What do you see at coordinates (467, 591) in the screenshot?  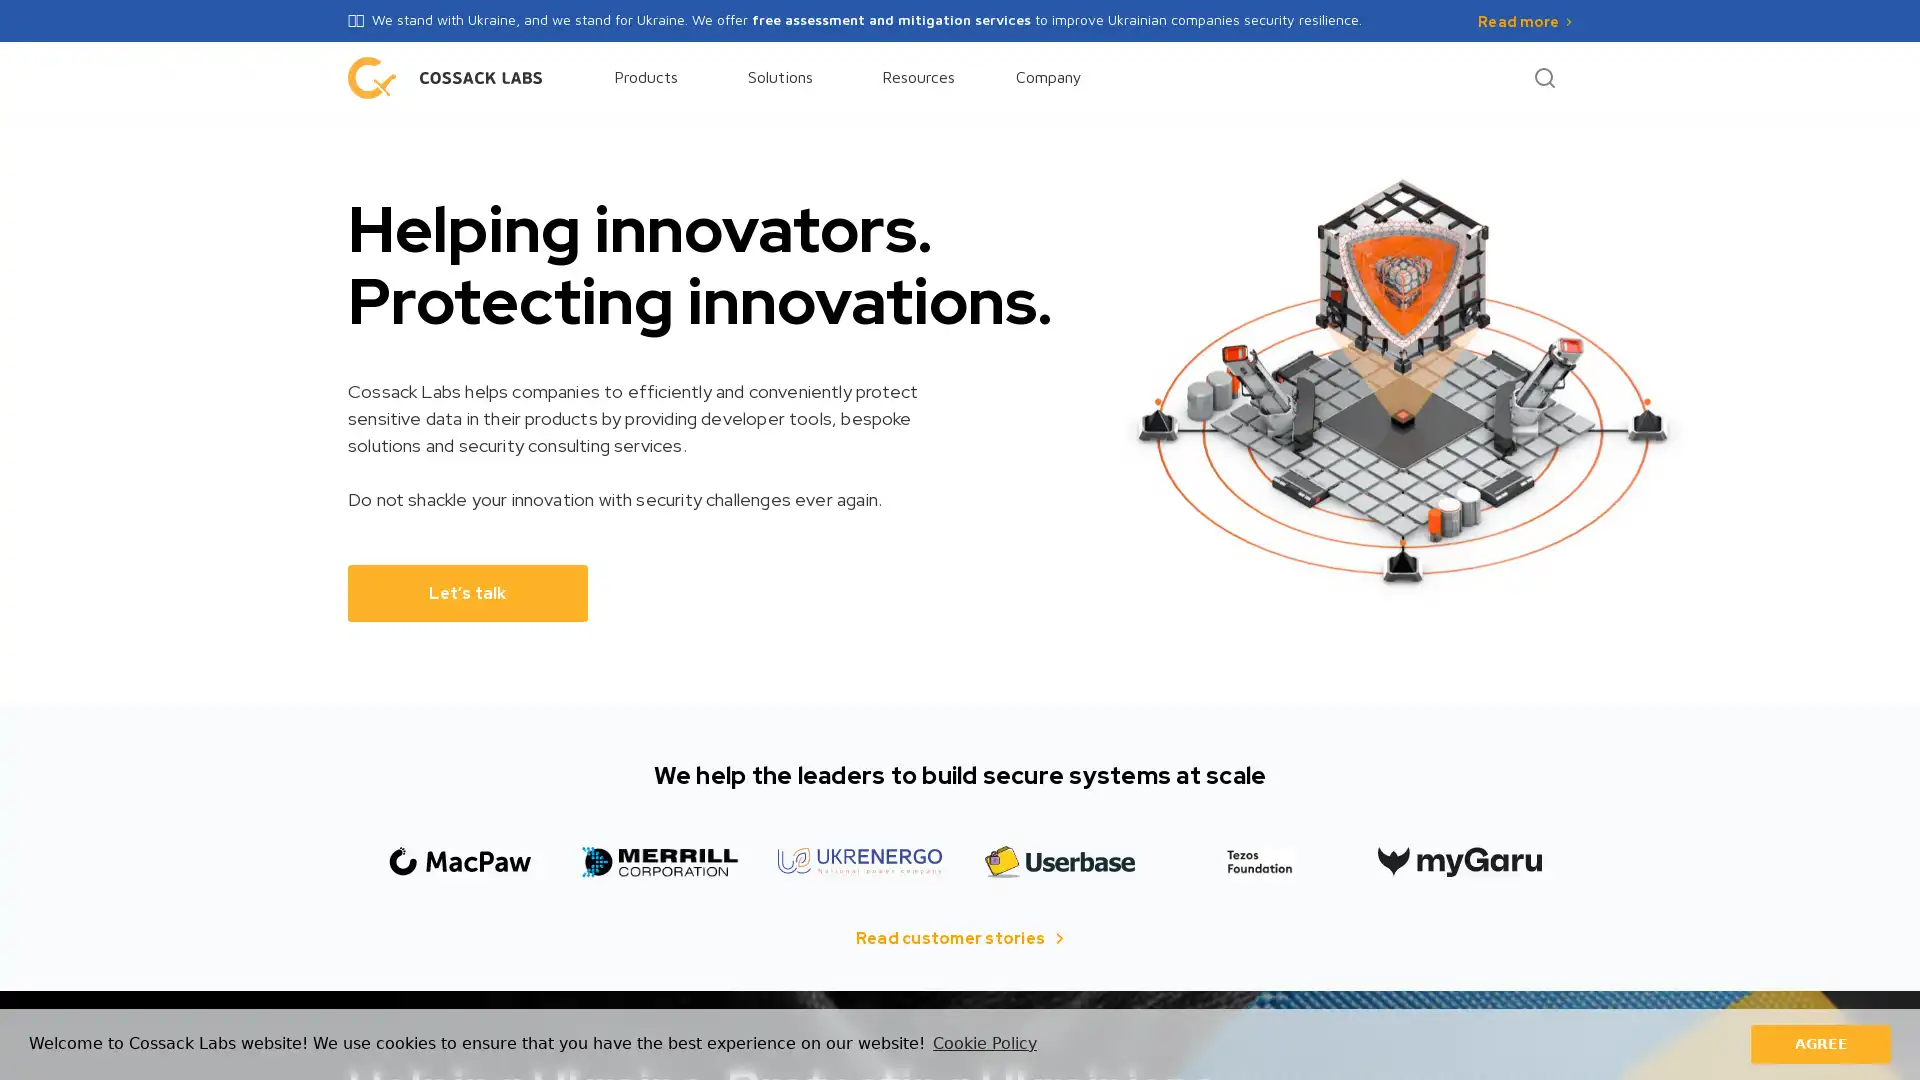 I see `Lets talk` at bounding box center [467, 591].